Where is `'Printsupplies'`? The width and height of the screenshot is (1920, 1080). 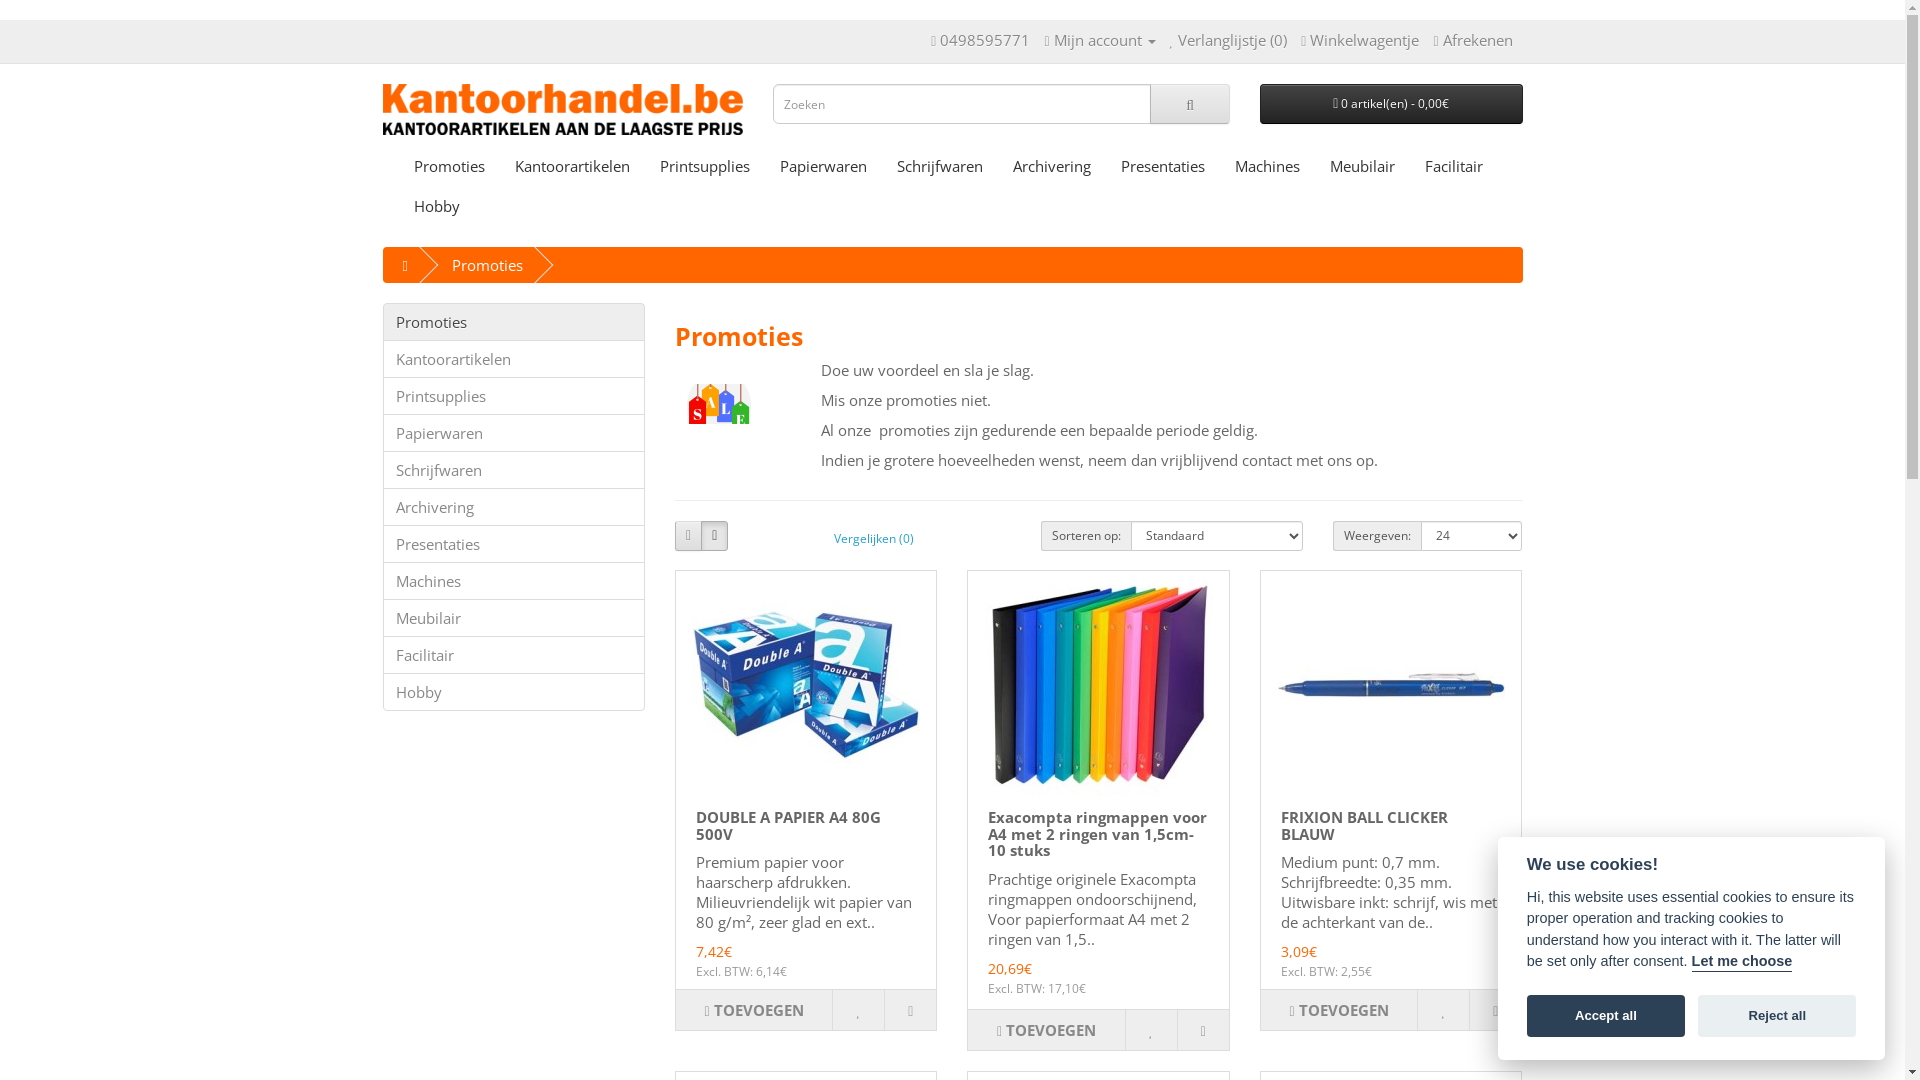
'Printsupplies' is located at coordinates (513, 396).